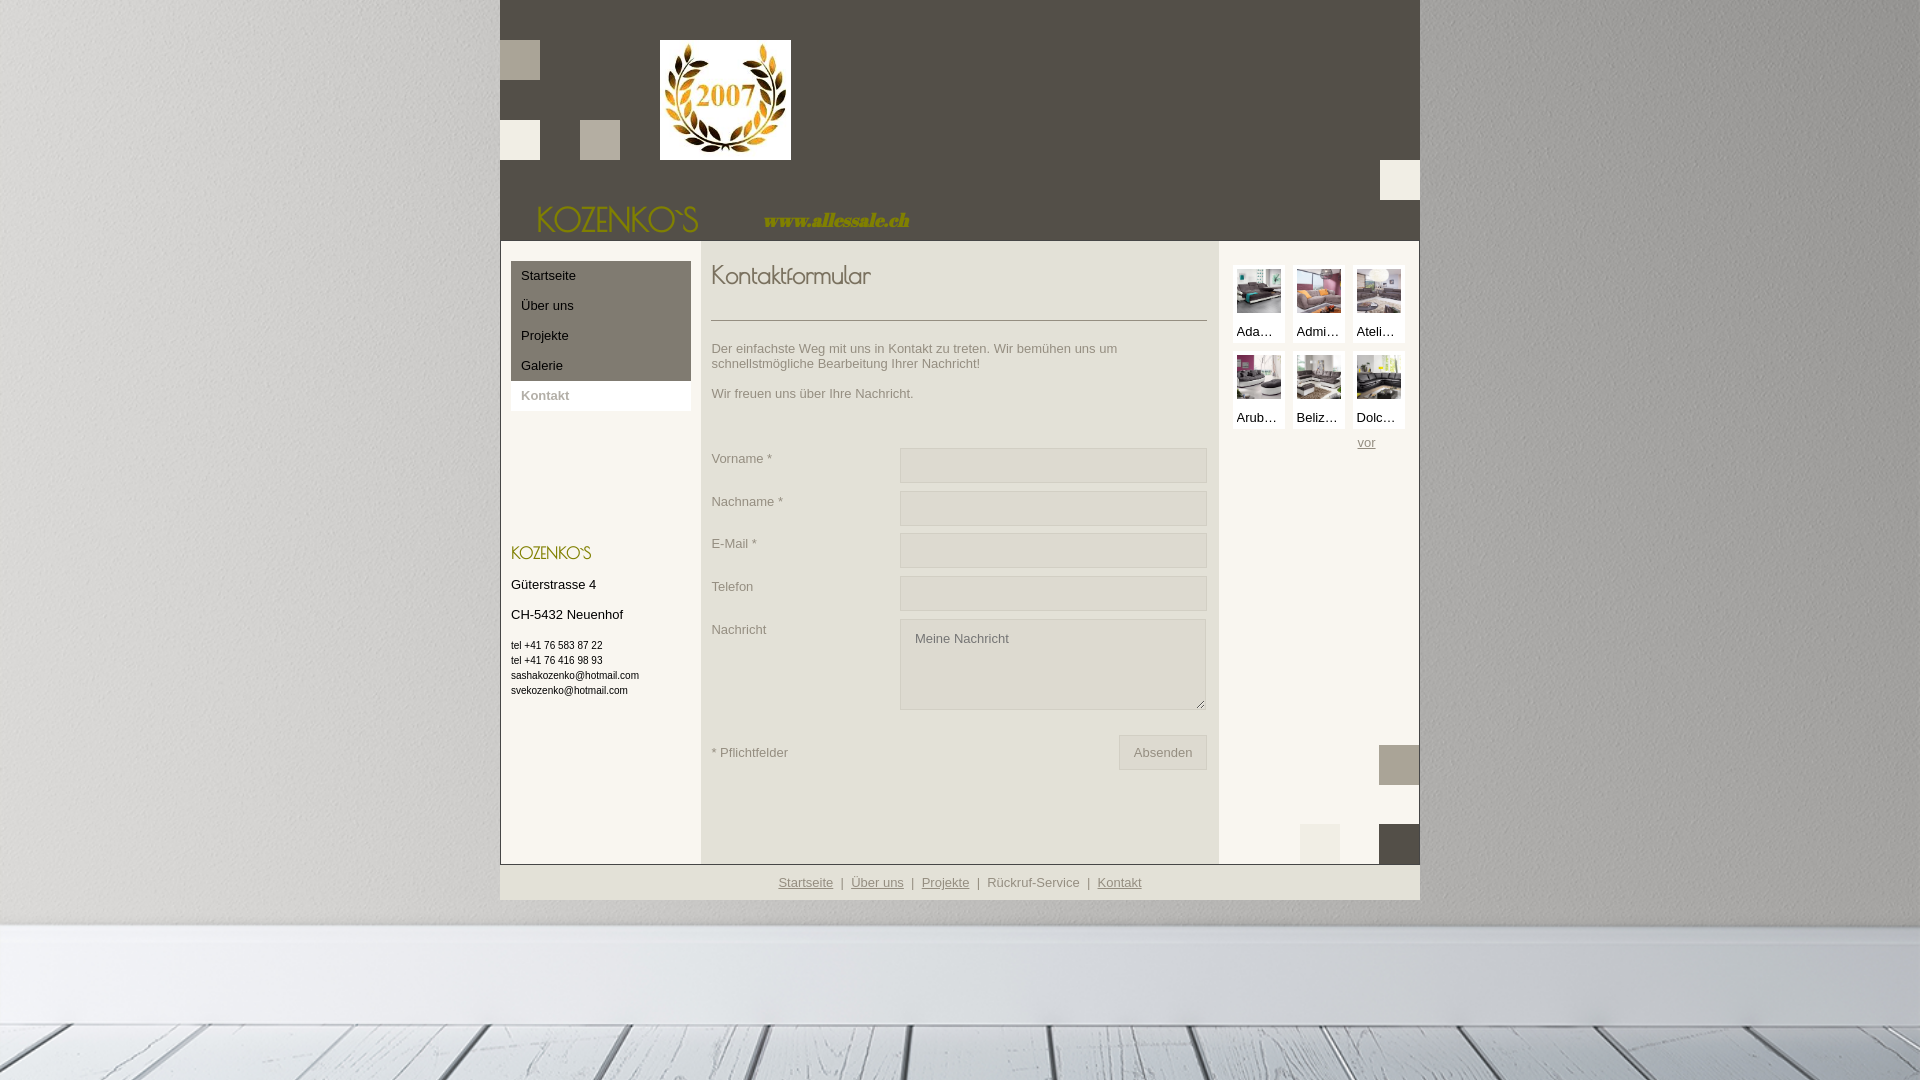  I want to click on 'Atelier 3-2 M9035 Fu...', so click(1377, 304).